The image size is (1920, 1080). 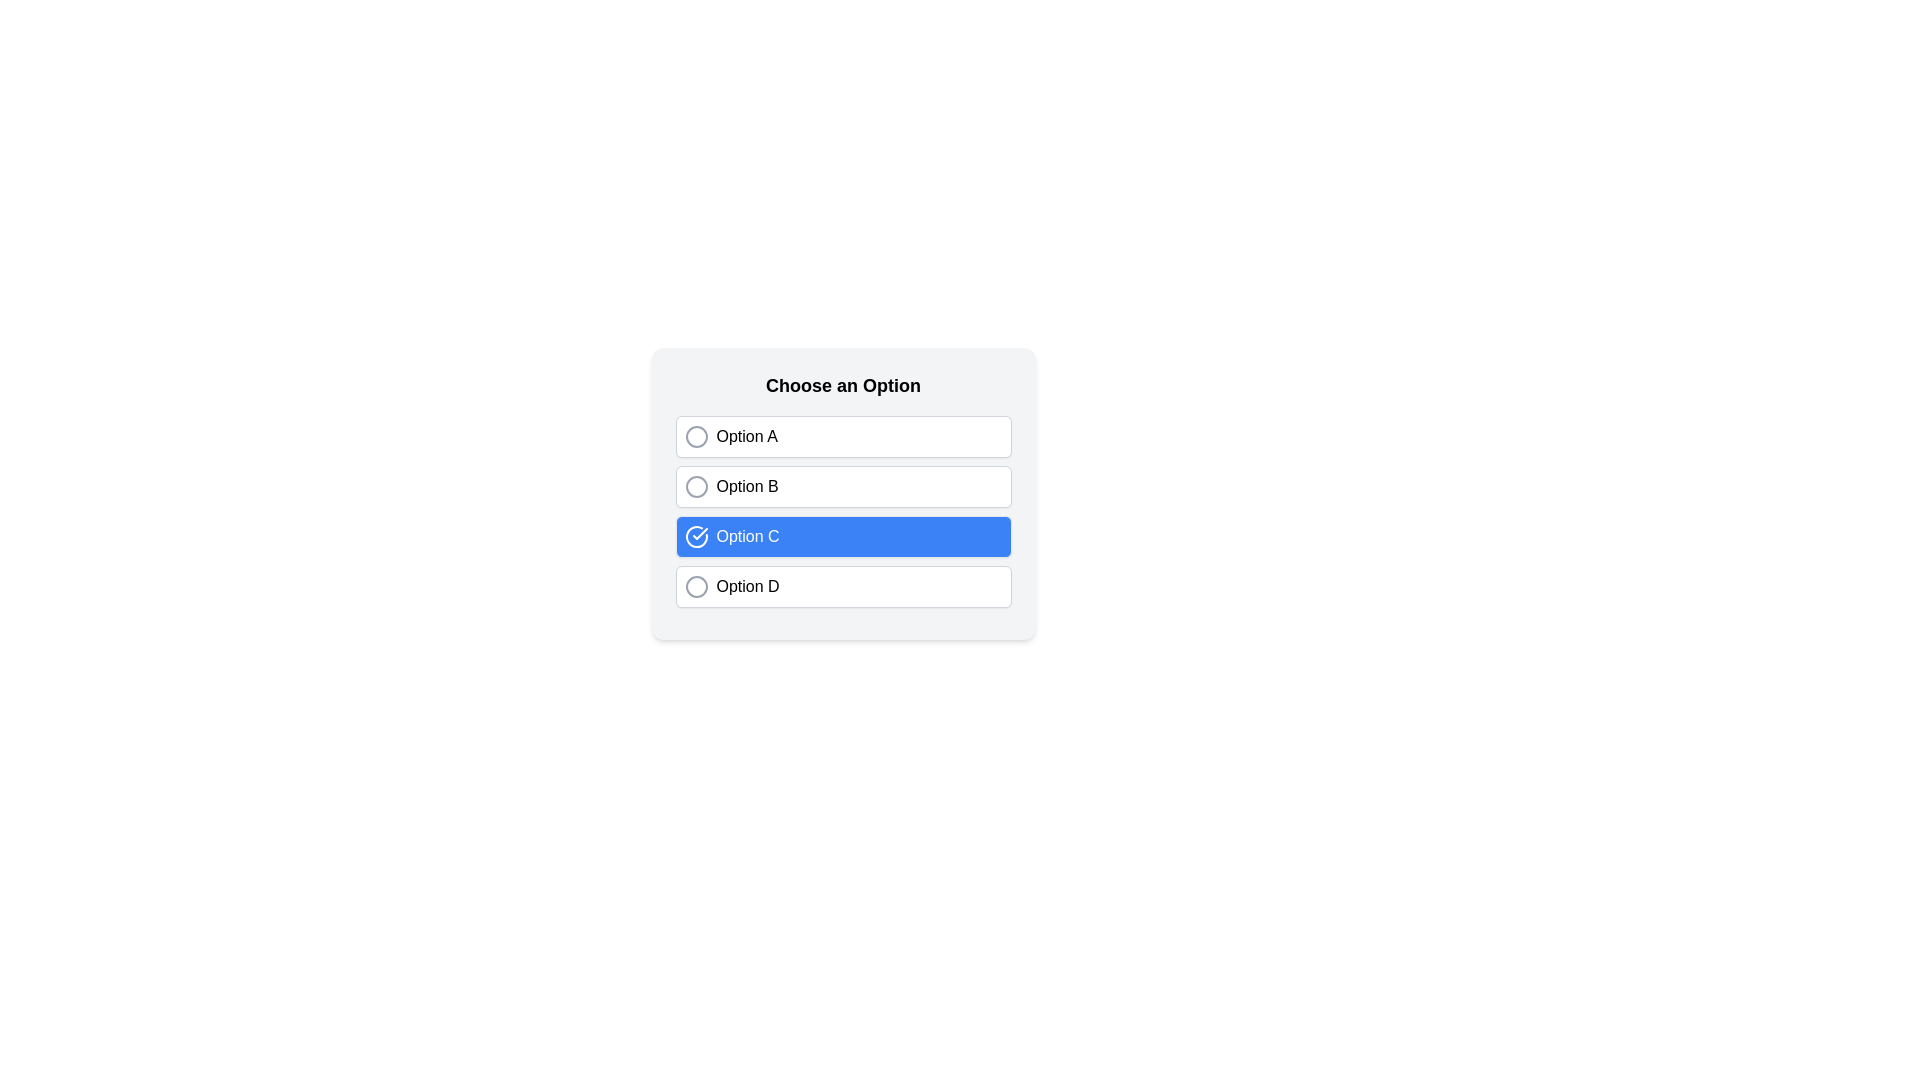 What do you see at coordinates (746, 486) in the screenshot?
I see `label text associated with the second radio button in the 'Choose an Option' section, which is positioned to the right of the corresponding radio button` at bounding box center [746, 486].